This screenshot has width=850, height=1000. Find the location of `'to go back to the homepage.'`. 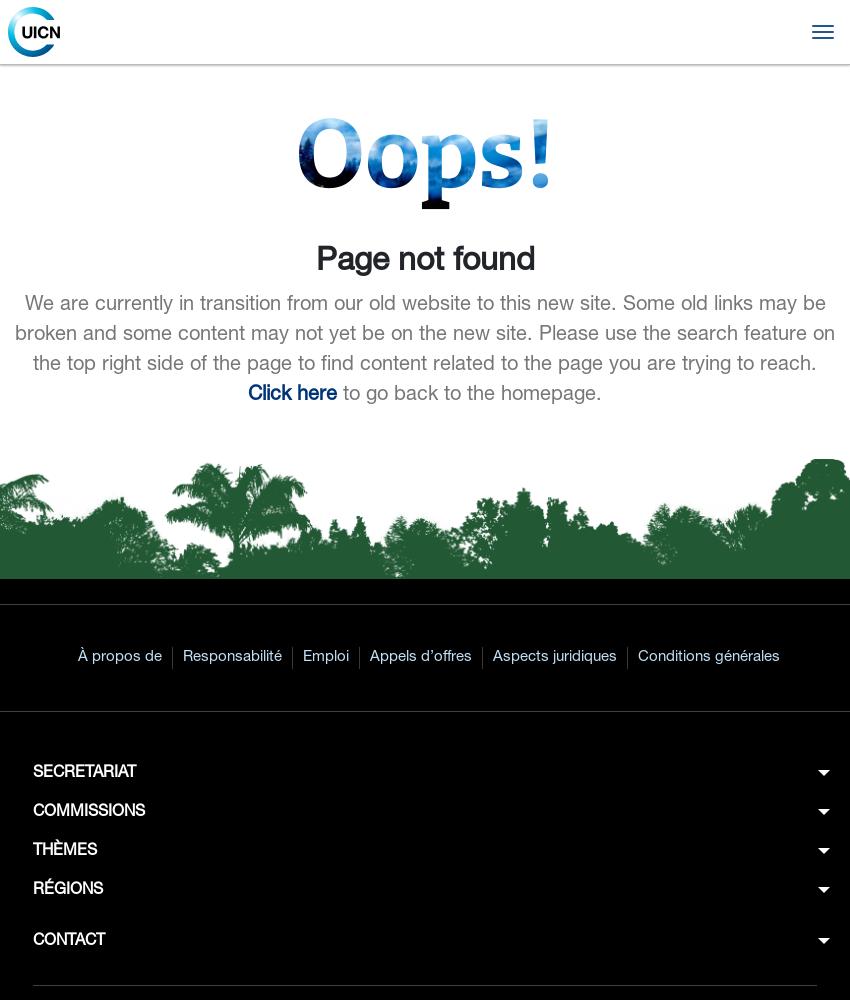

'to go back to the homepage.' is located at coordinates (469, 395).